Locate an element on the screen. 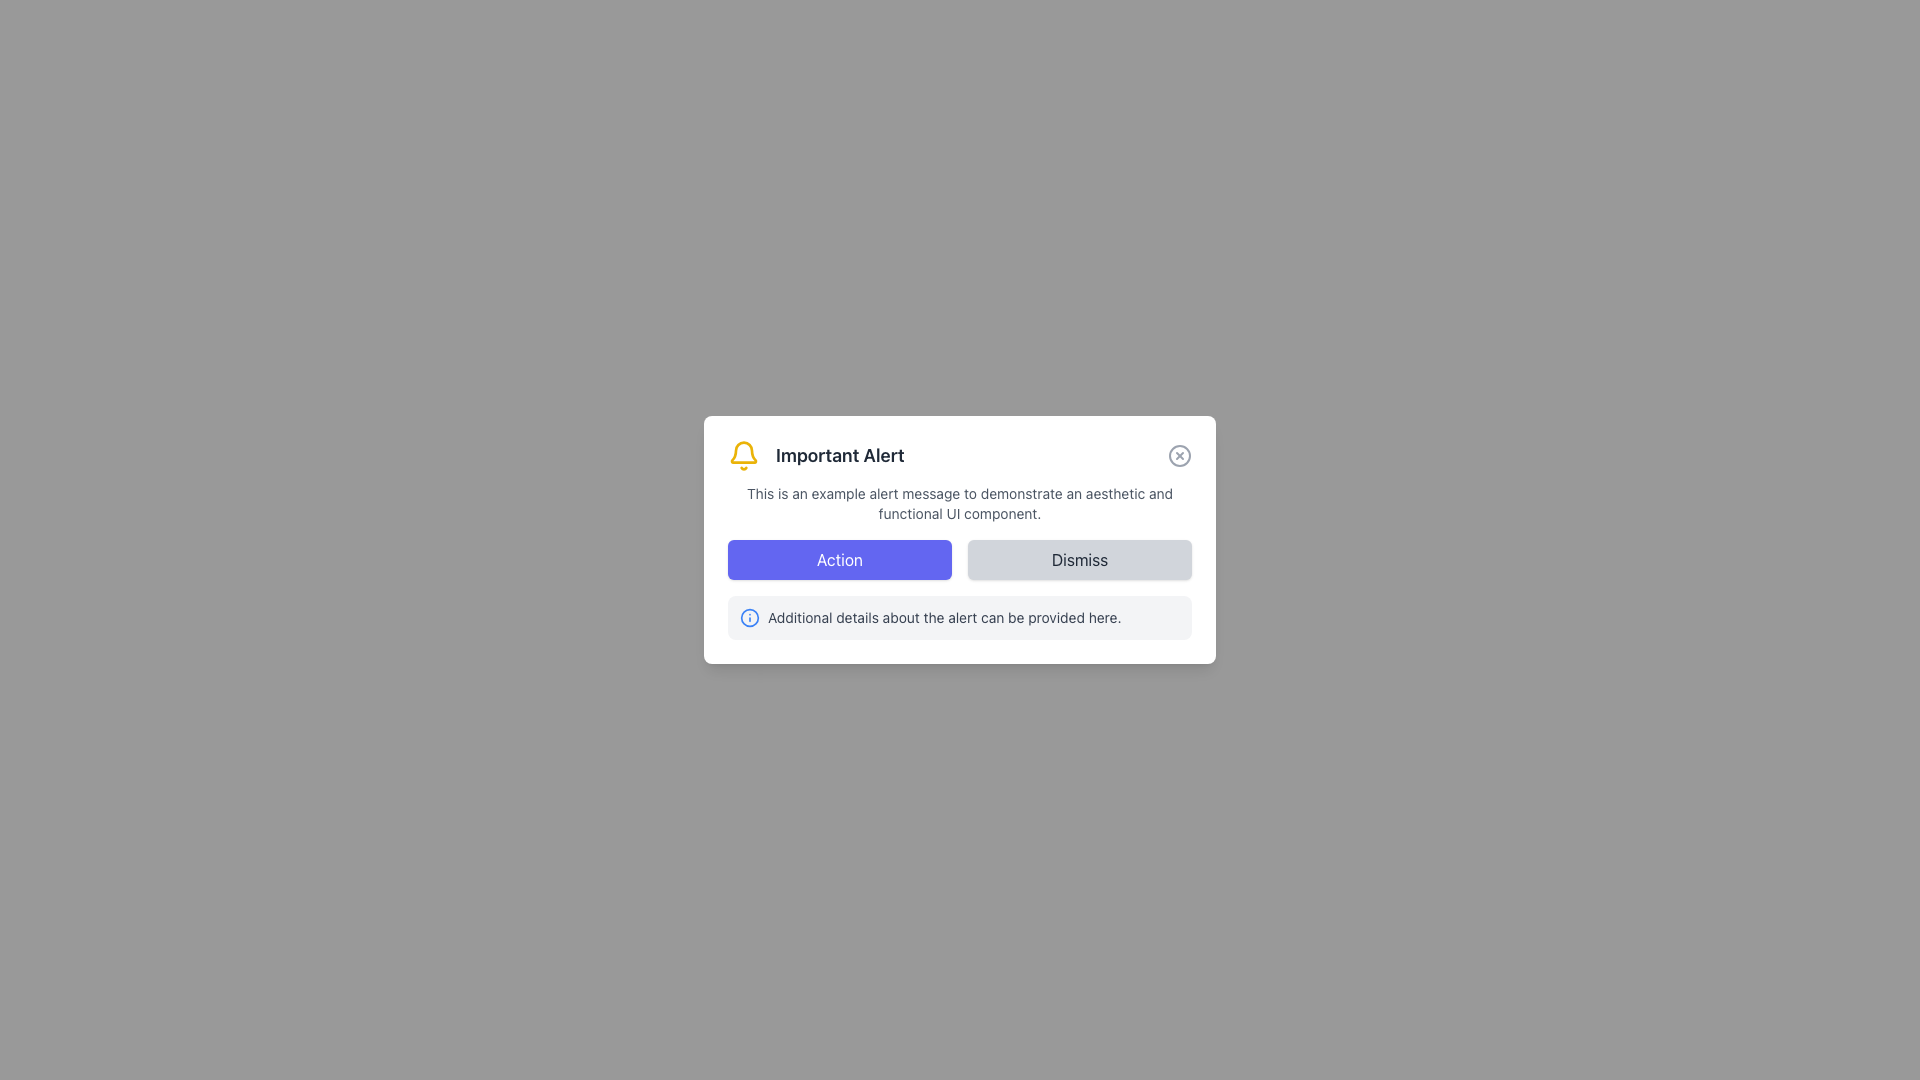 The width and height of the screenshot is (1920, 1080). text content of the 'Important Alert' text component, which is styled in a large bold gray font and positioned next to a yellow bell icon is located at coordinates (840, 455).